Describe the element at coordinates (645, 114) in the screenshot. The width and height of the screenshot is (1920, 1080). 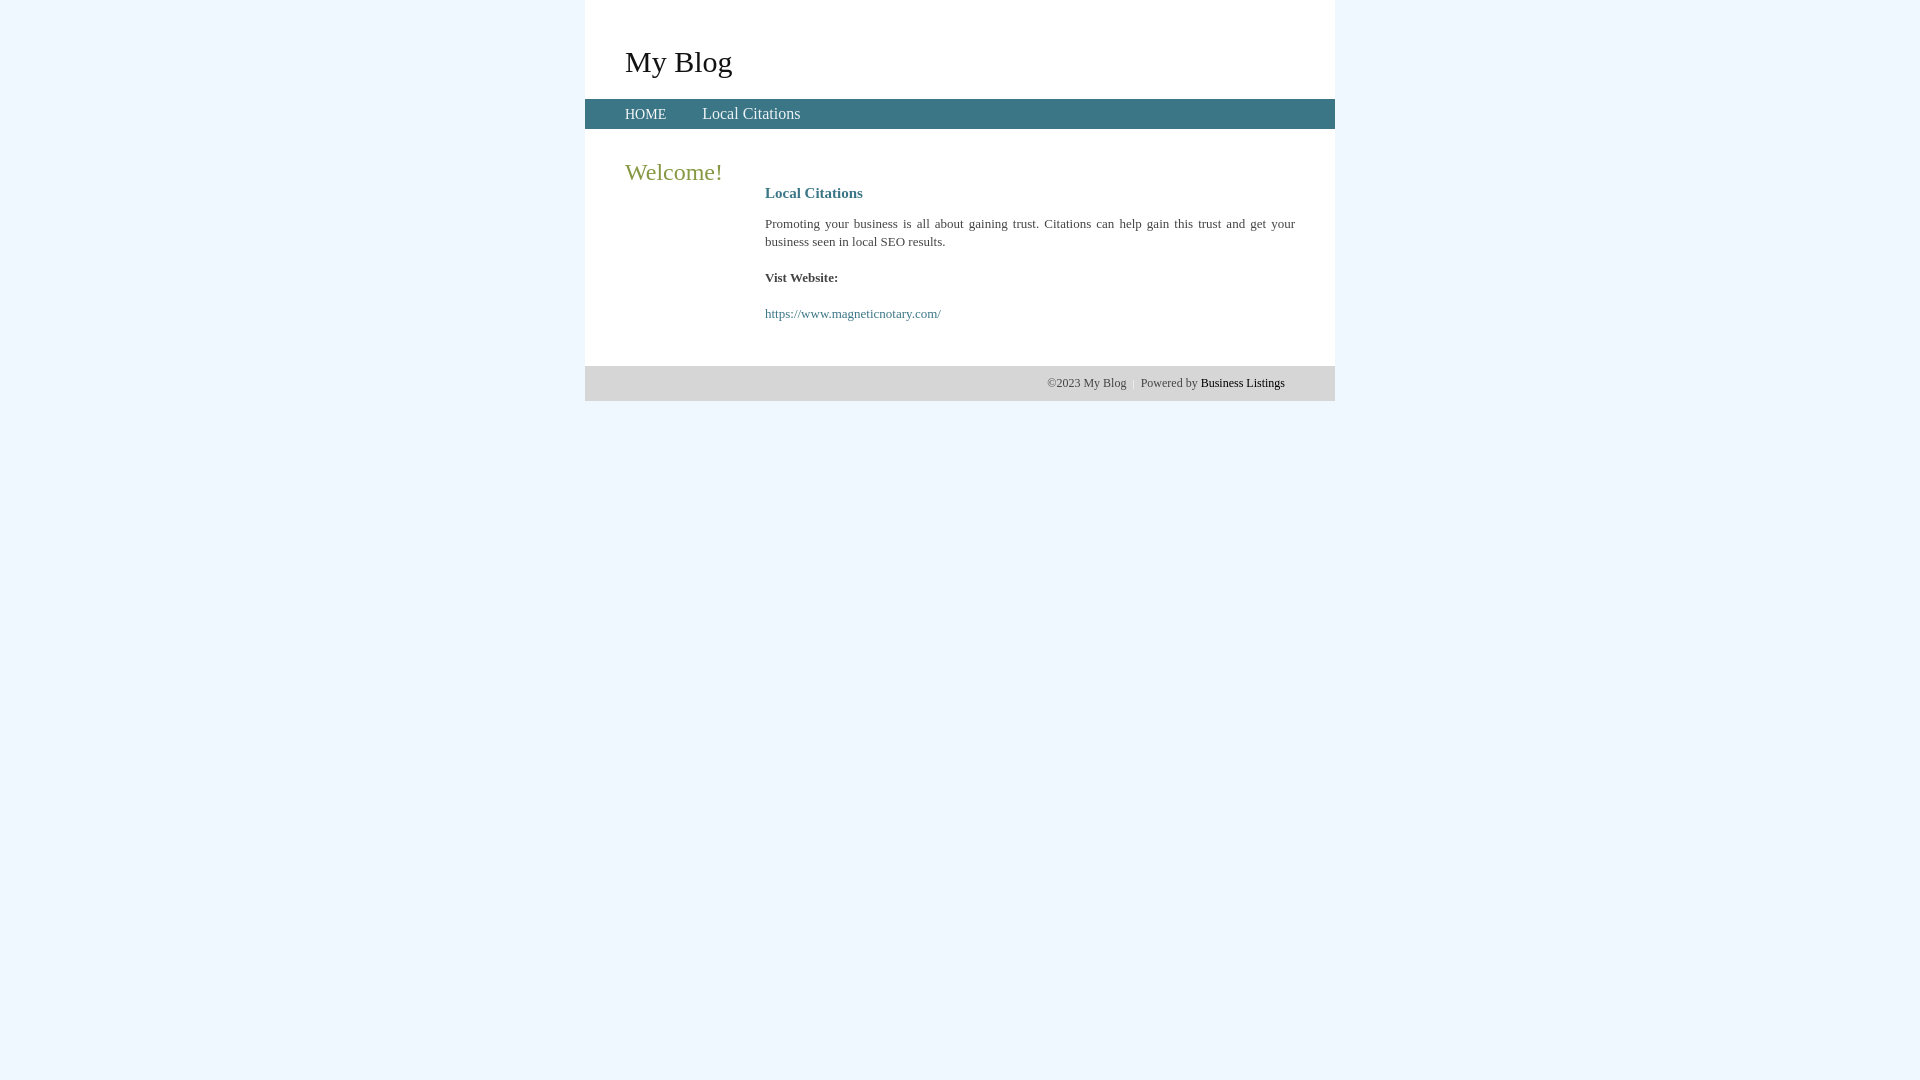
I see `'HOME'` at that location.